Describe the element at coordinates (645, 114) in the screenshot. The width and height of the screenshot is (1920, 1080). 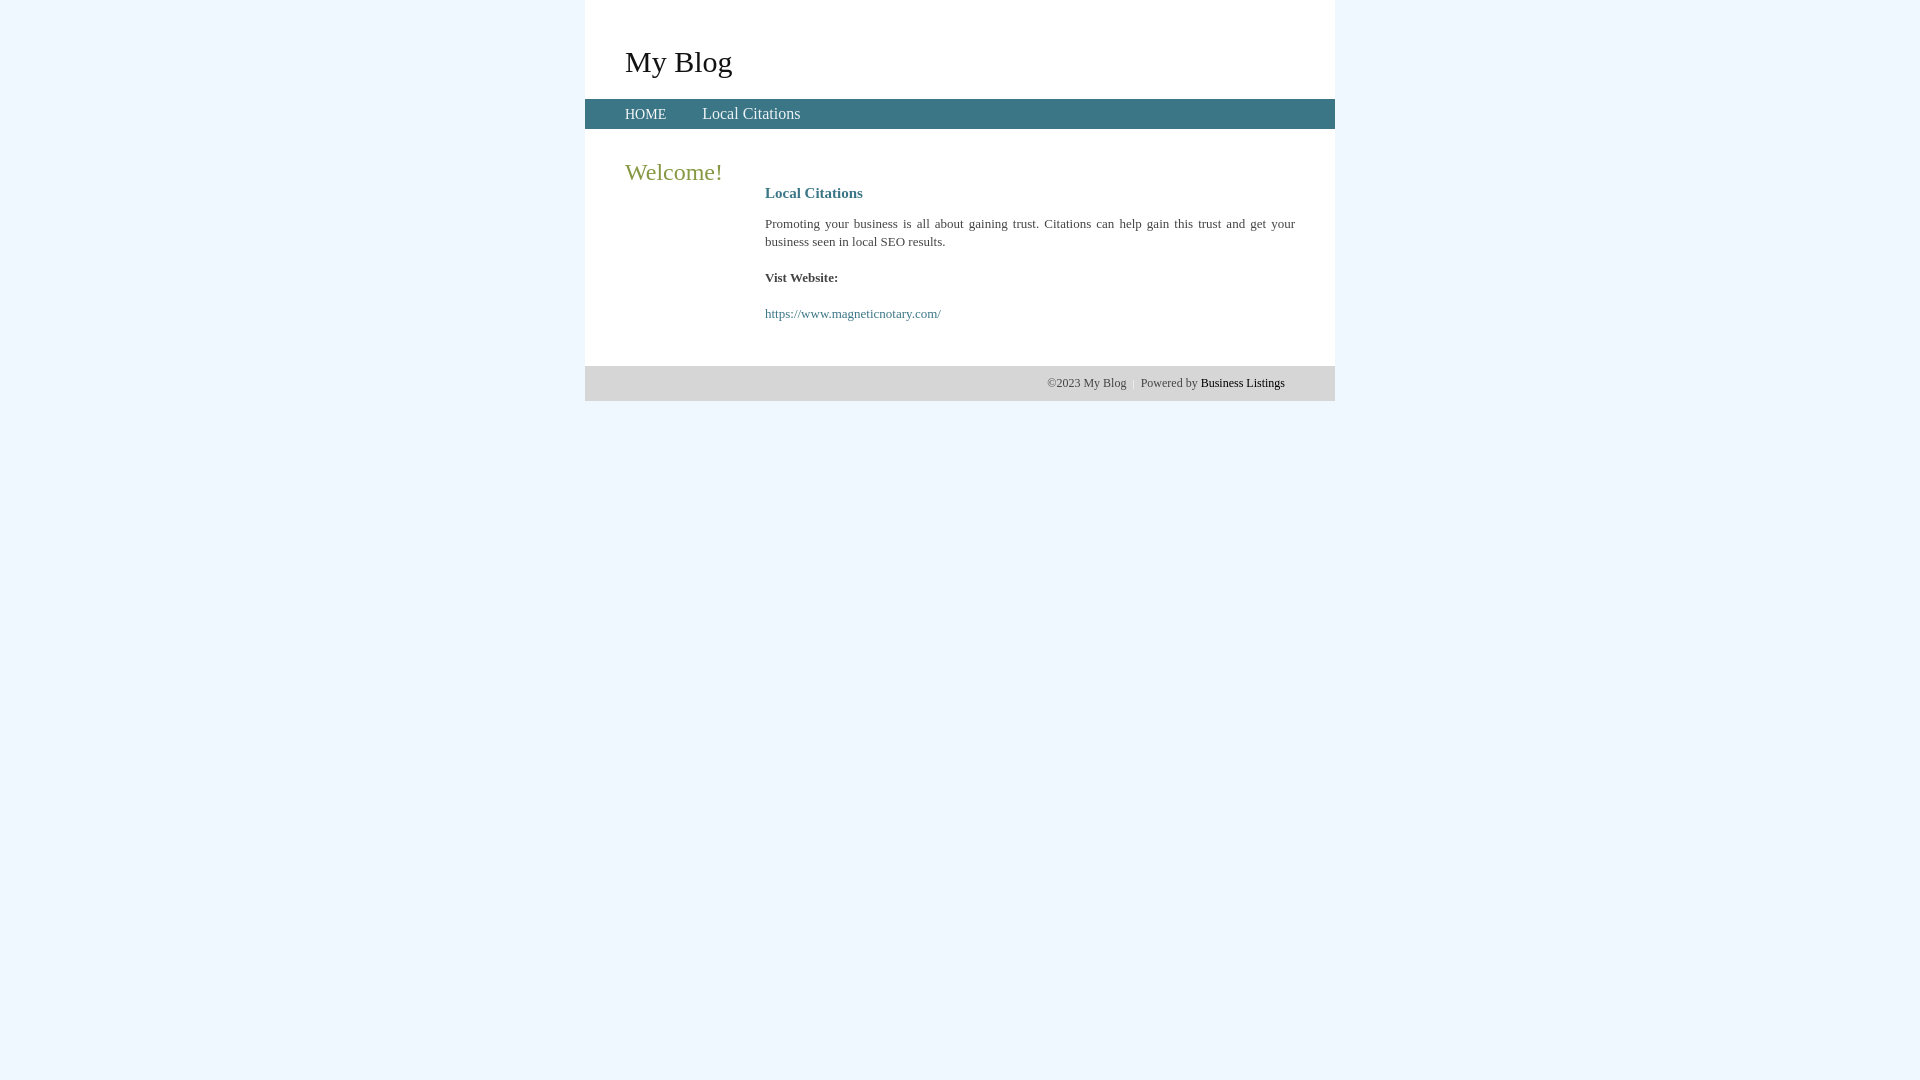
I see `'HOME'` at that location.